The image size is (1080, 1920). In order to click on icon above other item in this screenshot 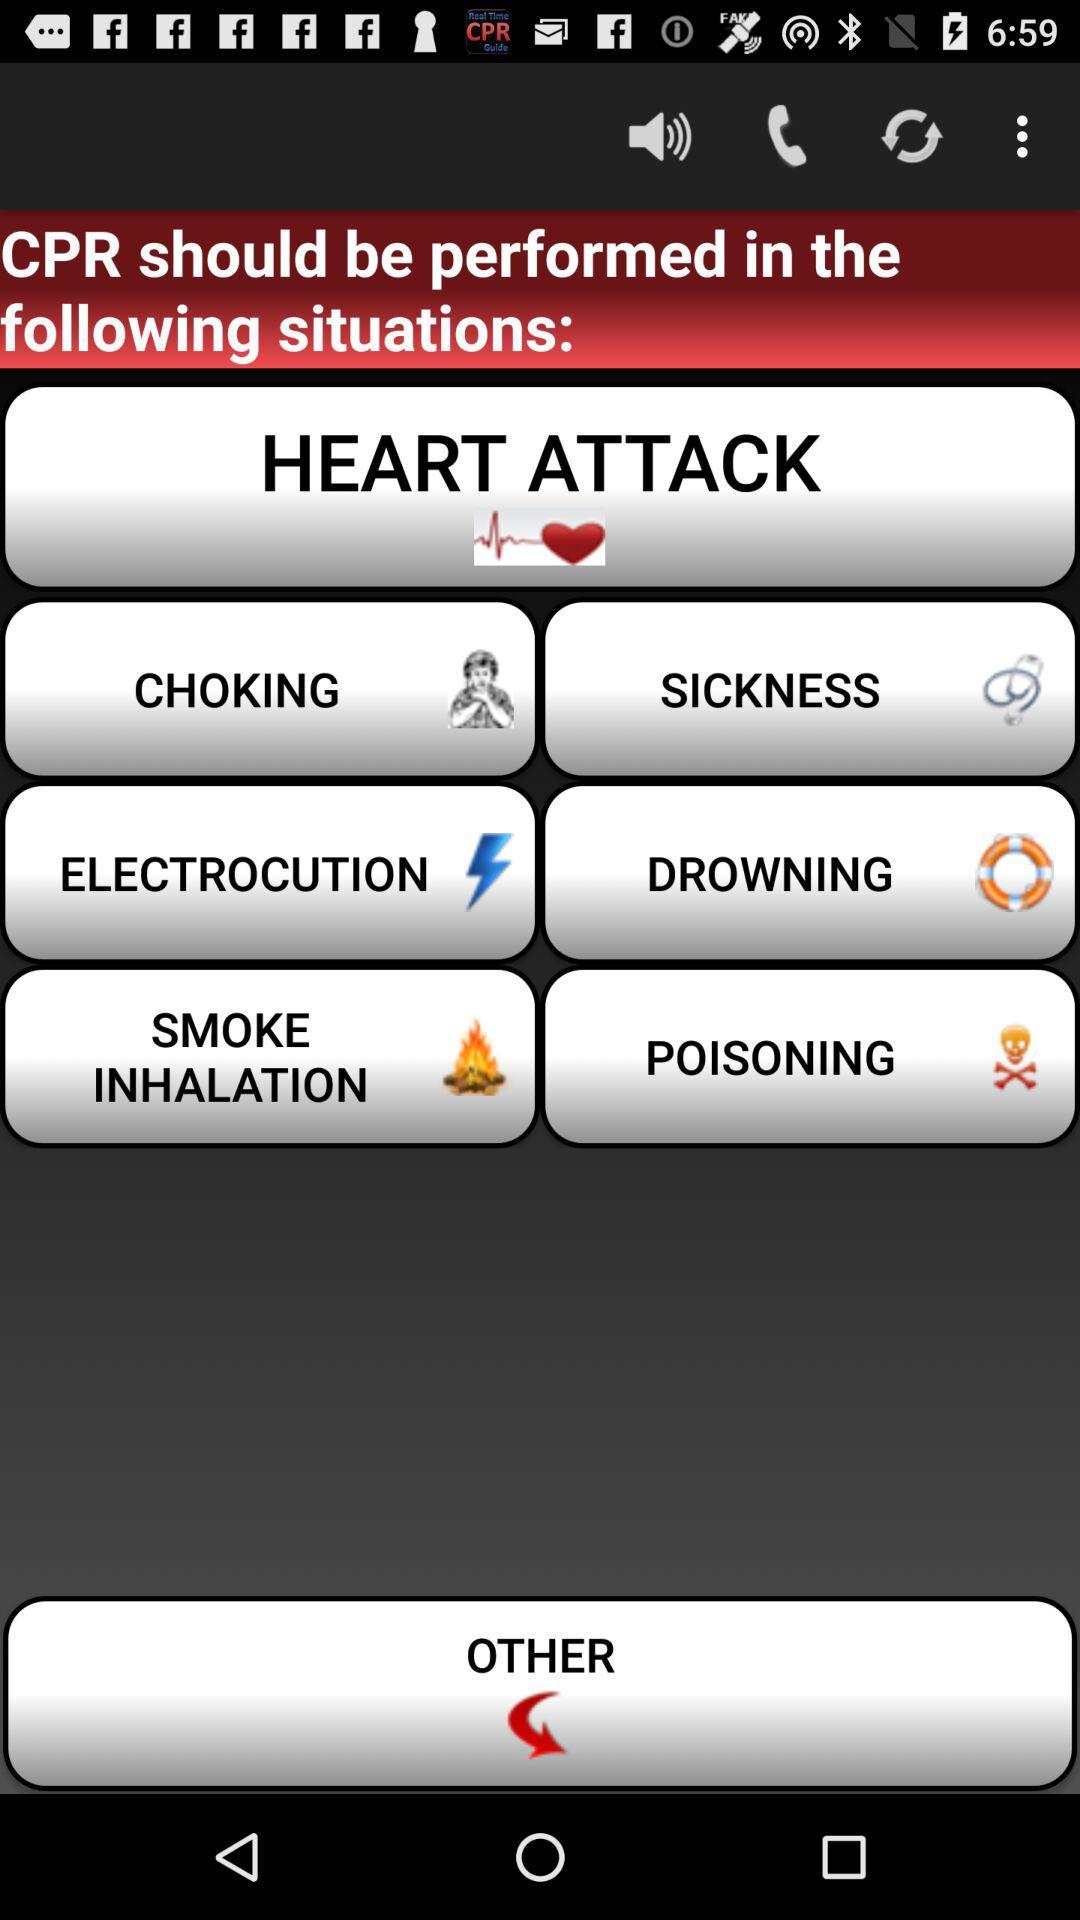, I will do `click(810, 1055)`.